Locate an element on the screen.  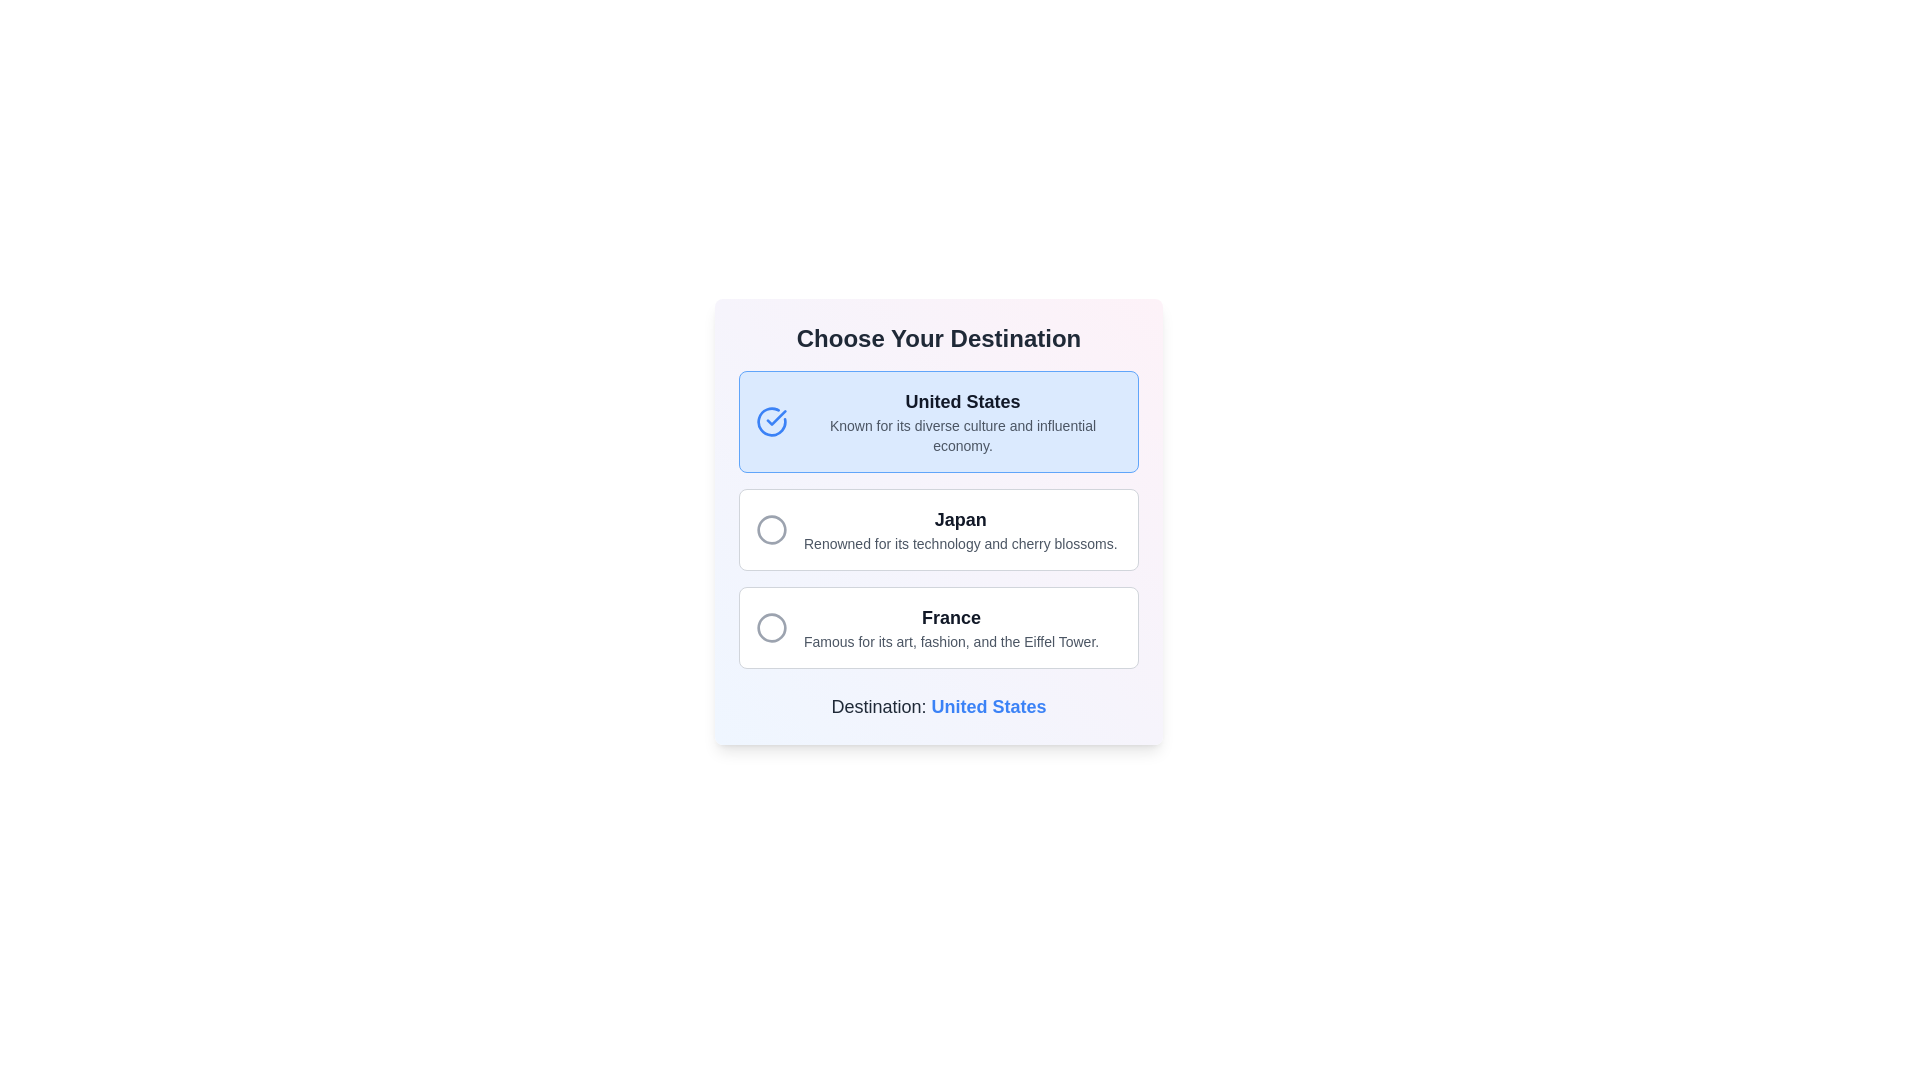
the static text element that describes 'Renowned for its technology and cherry blossoms.' positioned below the selection option labeled 'Japan' is located at coordinates (960, 543).